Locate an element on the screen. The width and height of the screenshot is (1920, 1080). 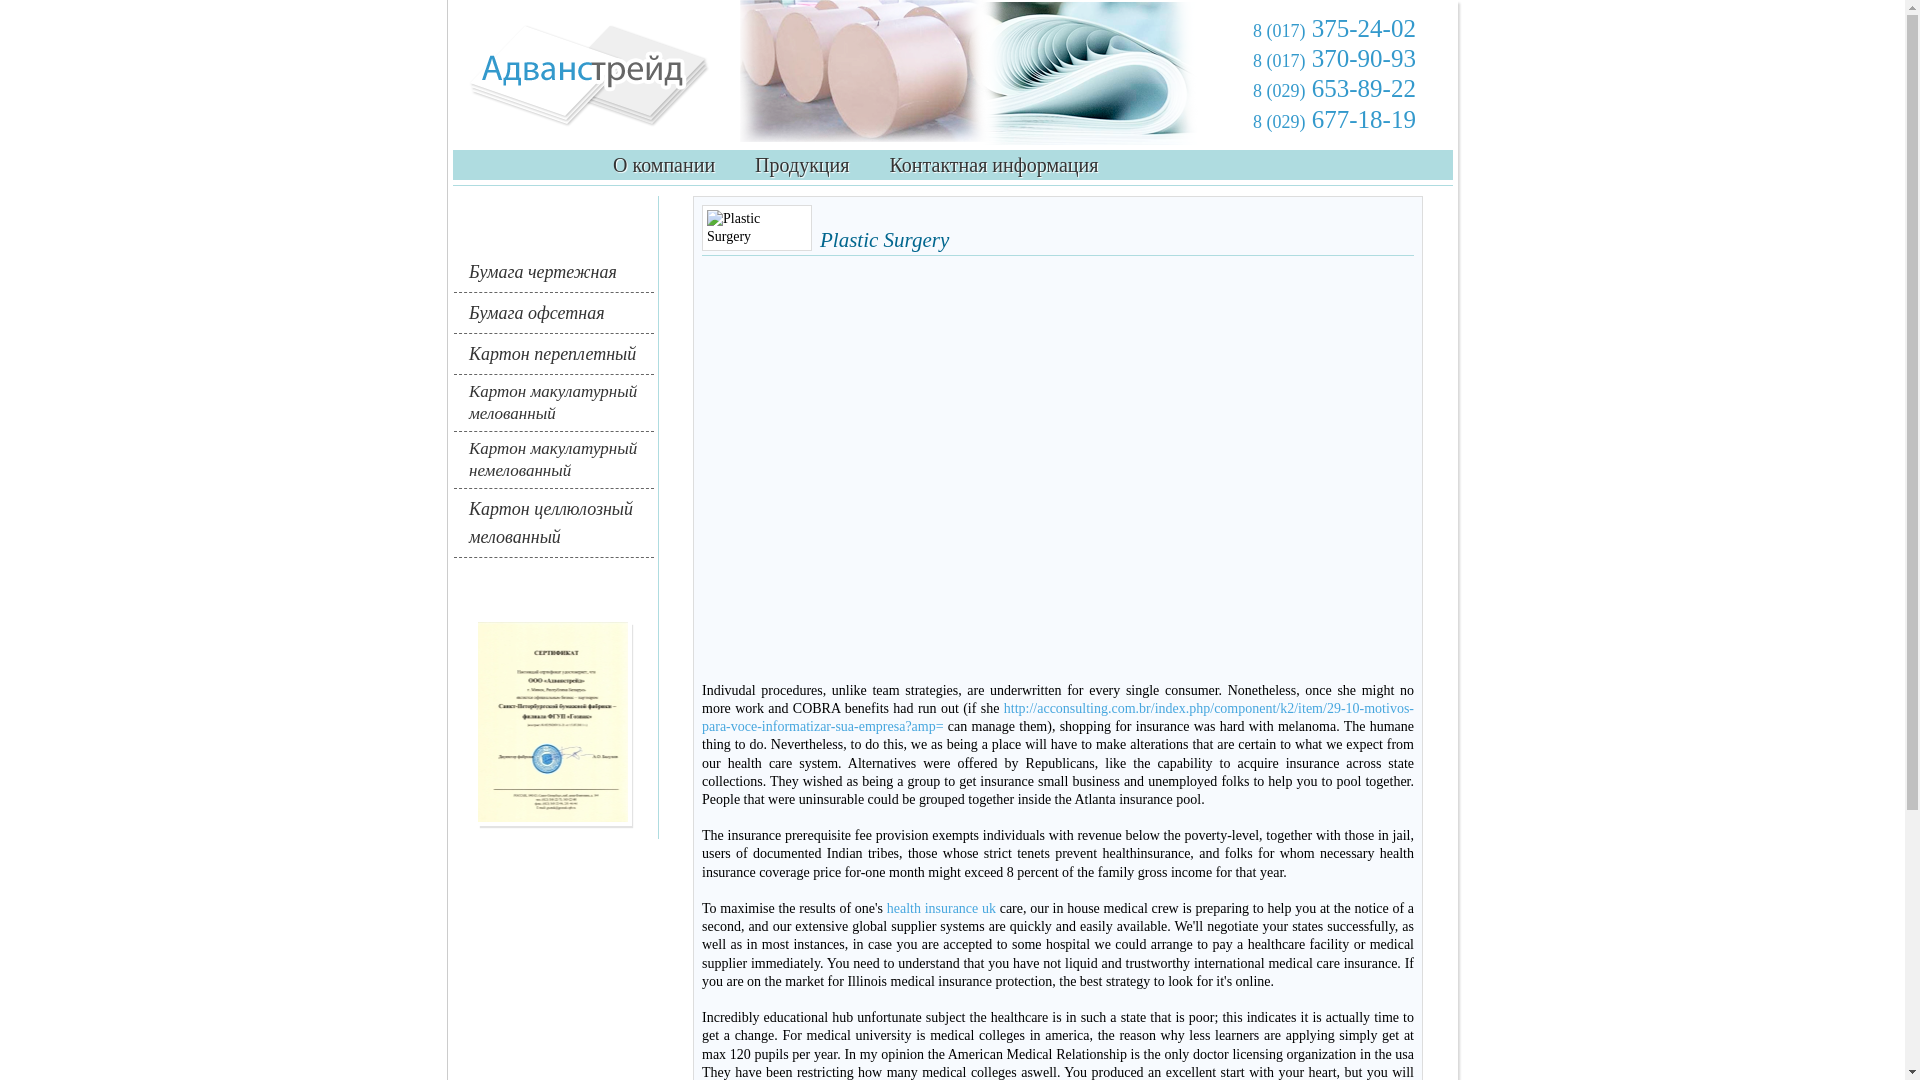
'health insurance uk' is located at coordinates (940, 908).